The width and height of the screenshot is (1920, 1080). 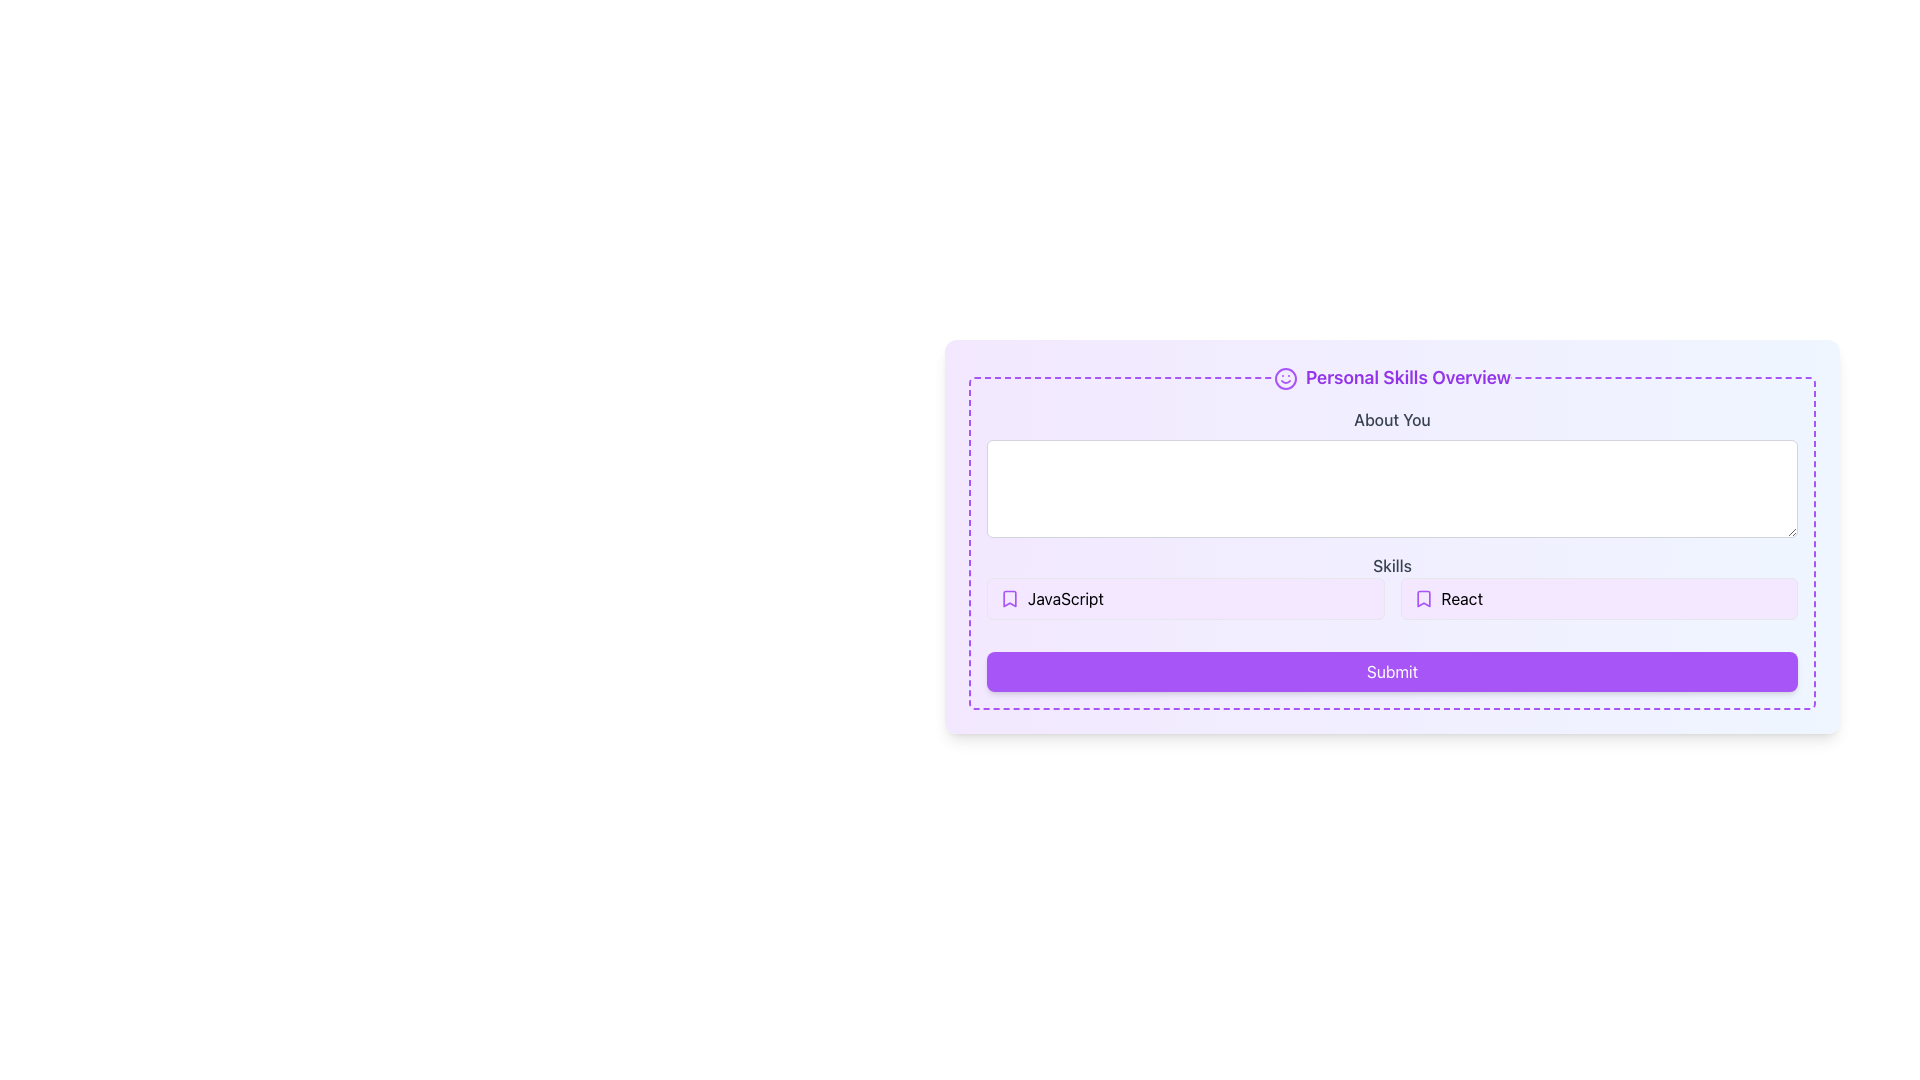 What do you see at coordinates (1598, 597) in the screenshot?
I see `the 'React' button with a purple border and light purple background to trigger the tooltip or visual change` at bounding box center [1598, 597].